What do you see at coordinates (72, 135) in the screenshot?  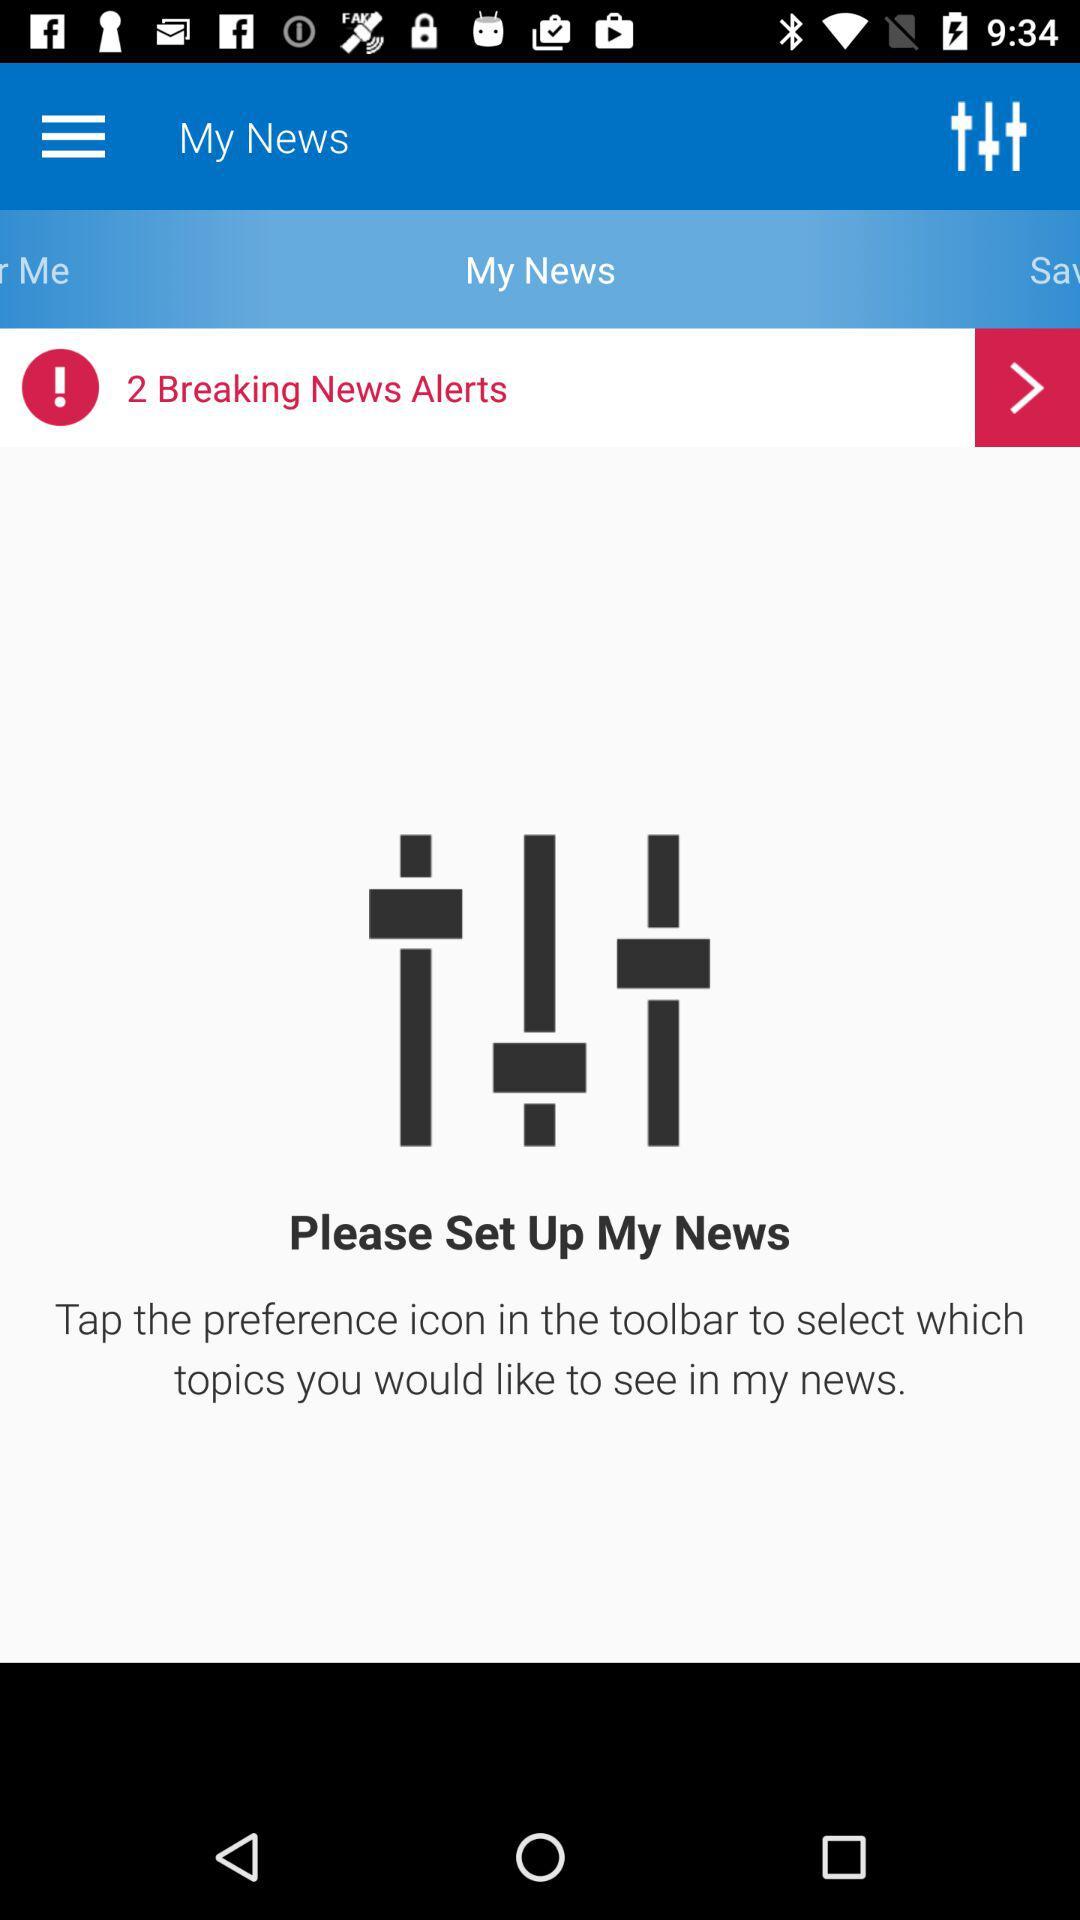 I see `the menu icon` at bounding box center [72, 135].